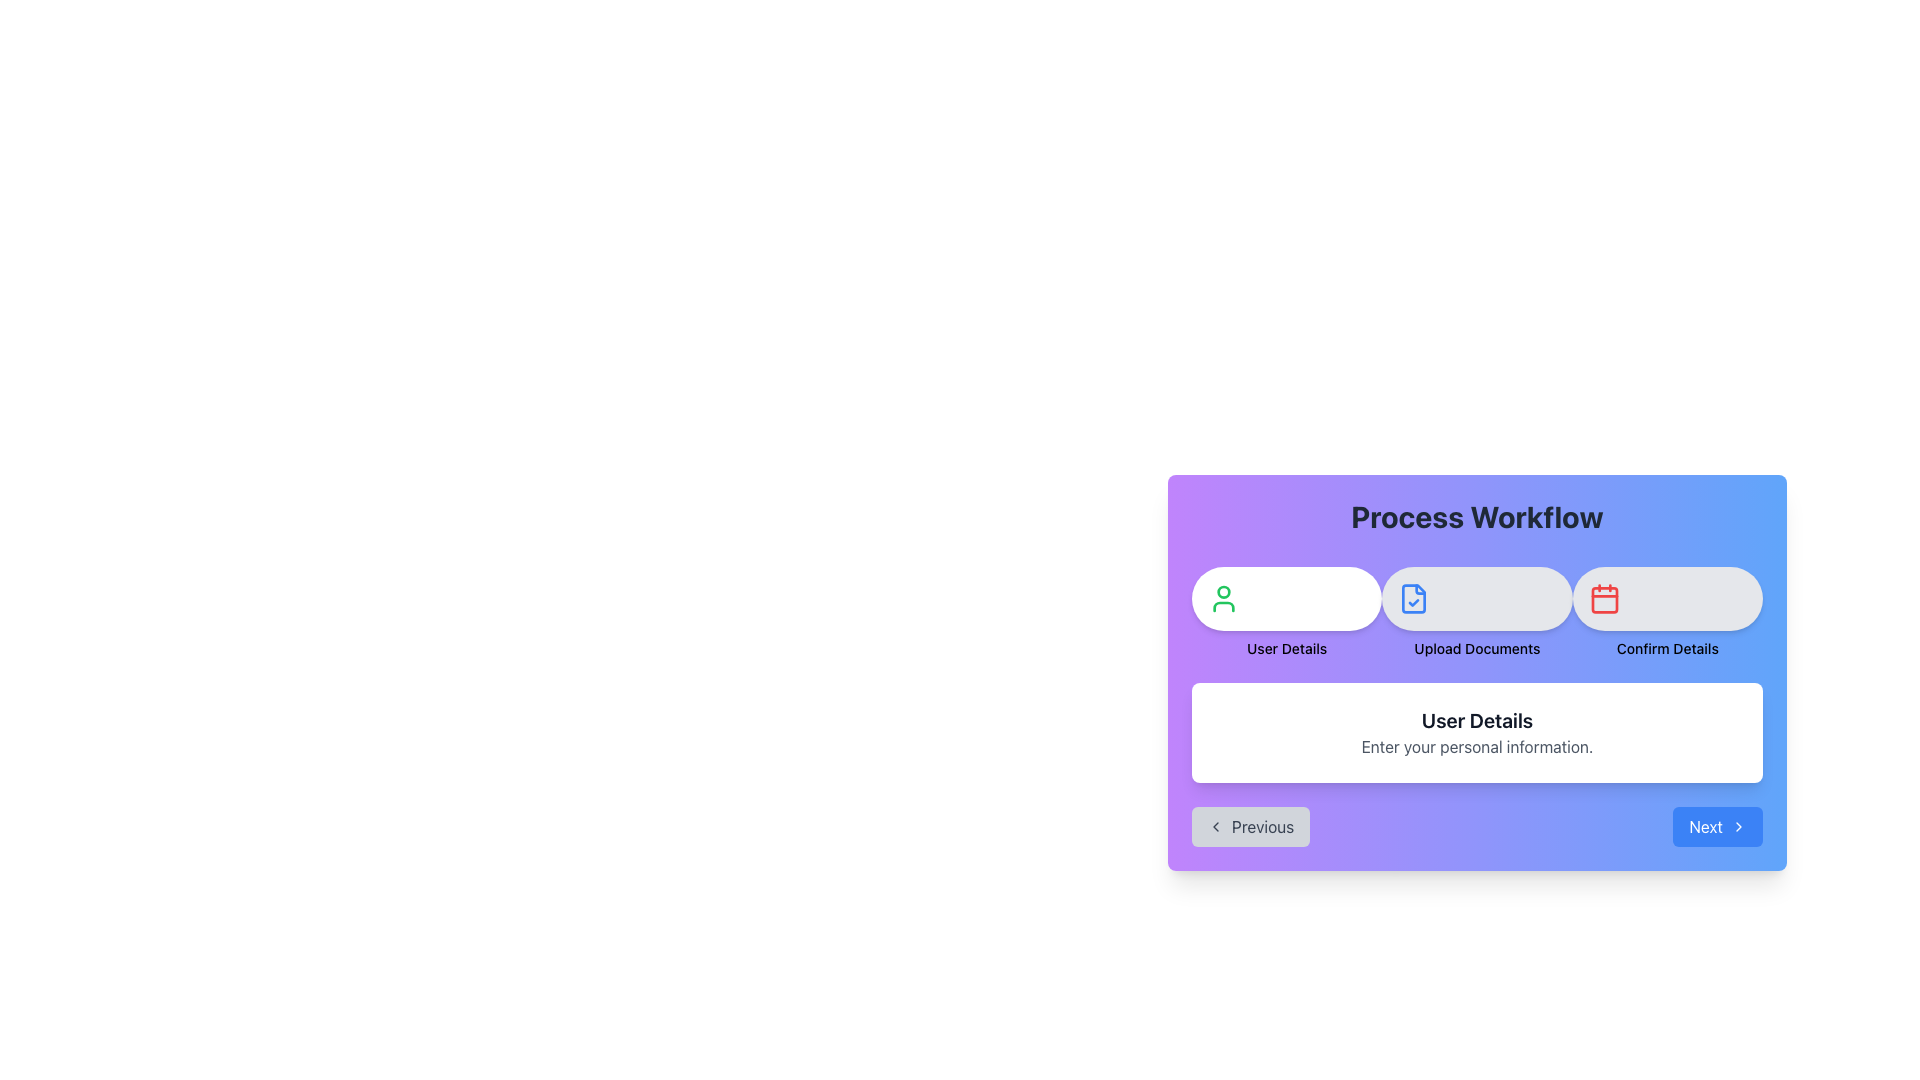  Describe the element at coordinates (1604, 599) in the screenshot. I see `the inner rectangle of the calendar icon, which signifies a date or schedule input, located as the third icon in the horizontal row of workflow steps` at that location.